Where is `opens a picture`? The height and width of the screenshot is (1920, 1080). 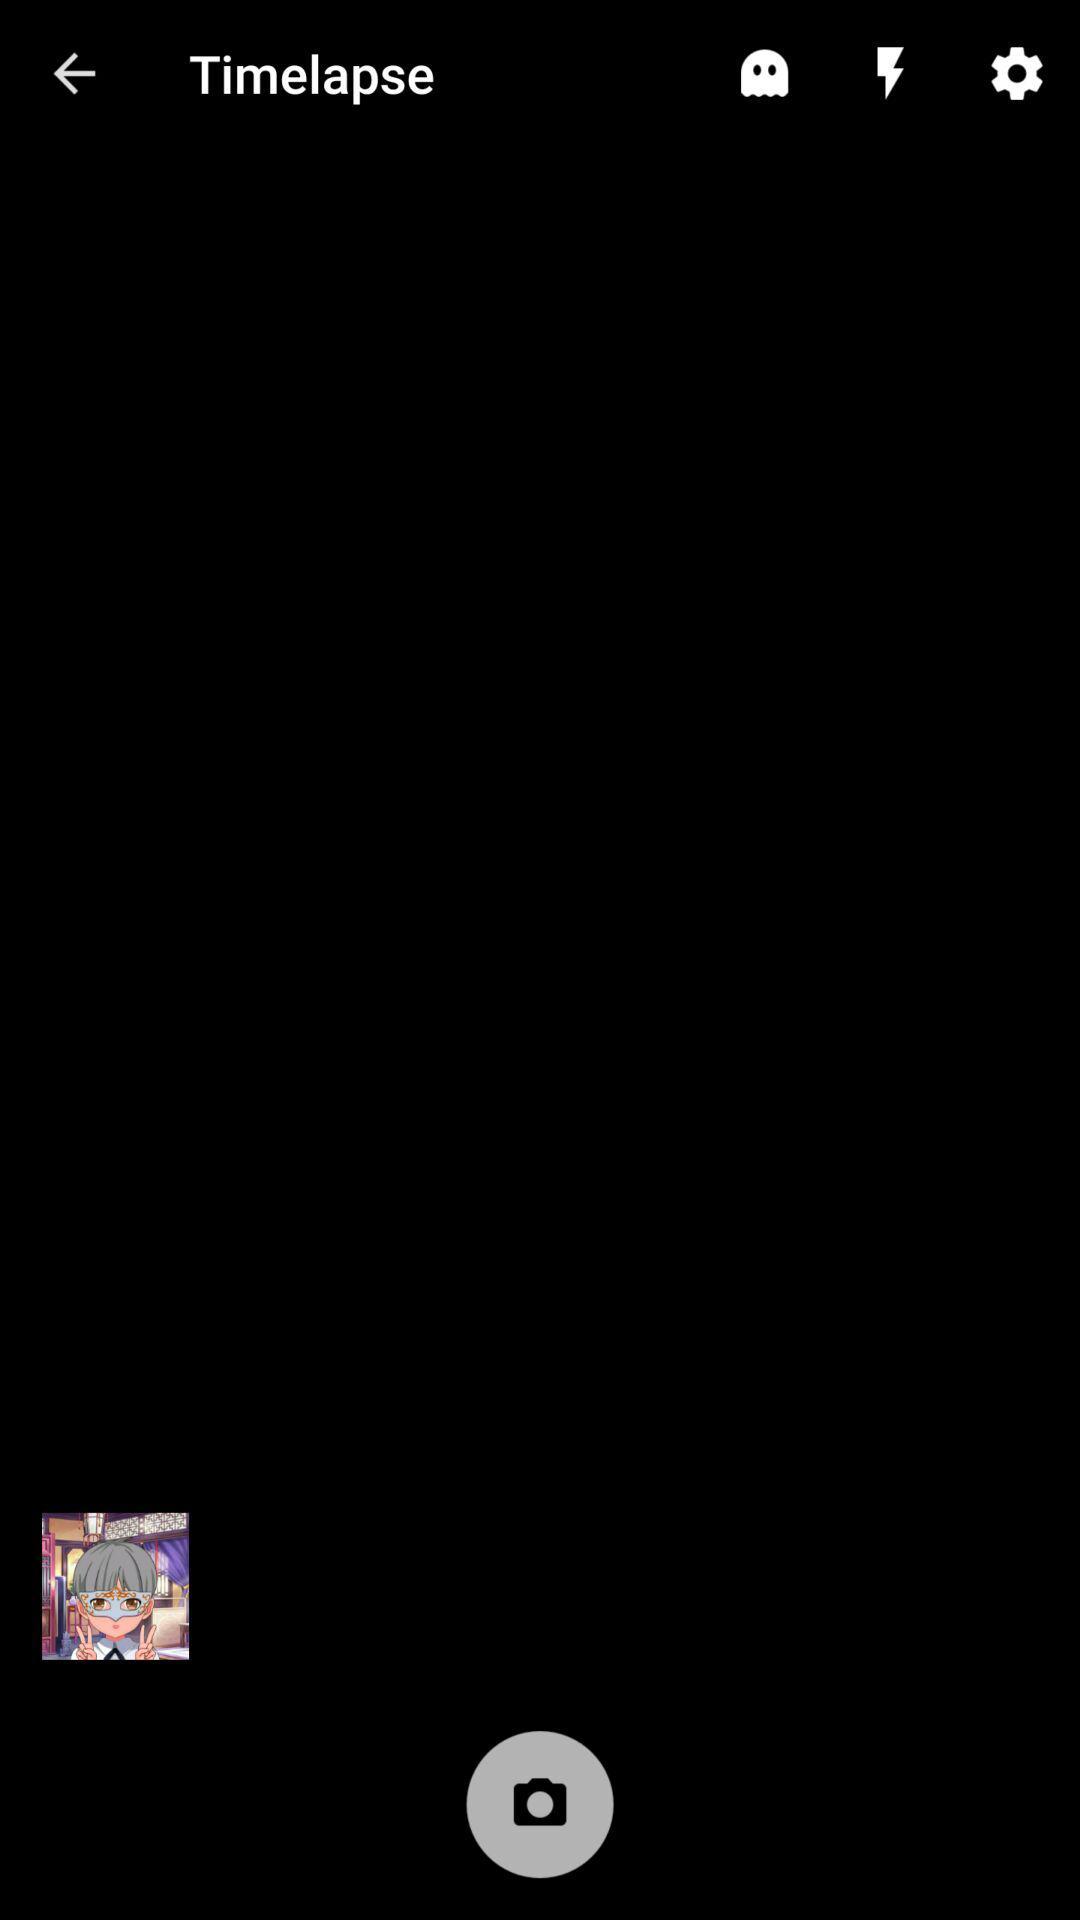
opens a picture is located at coordinates (115, 1585).